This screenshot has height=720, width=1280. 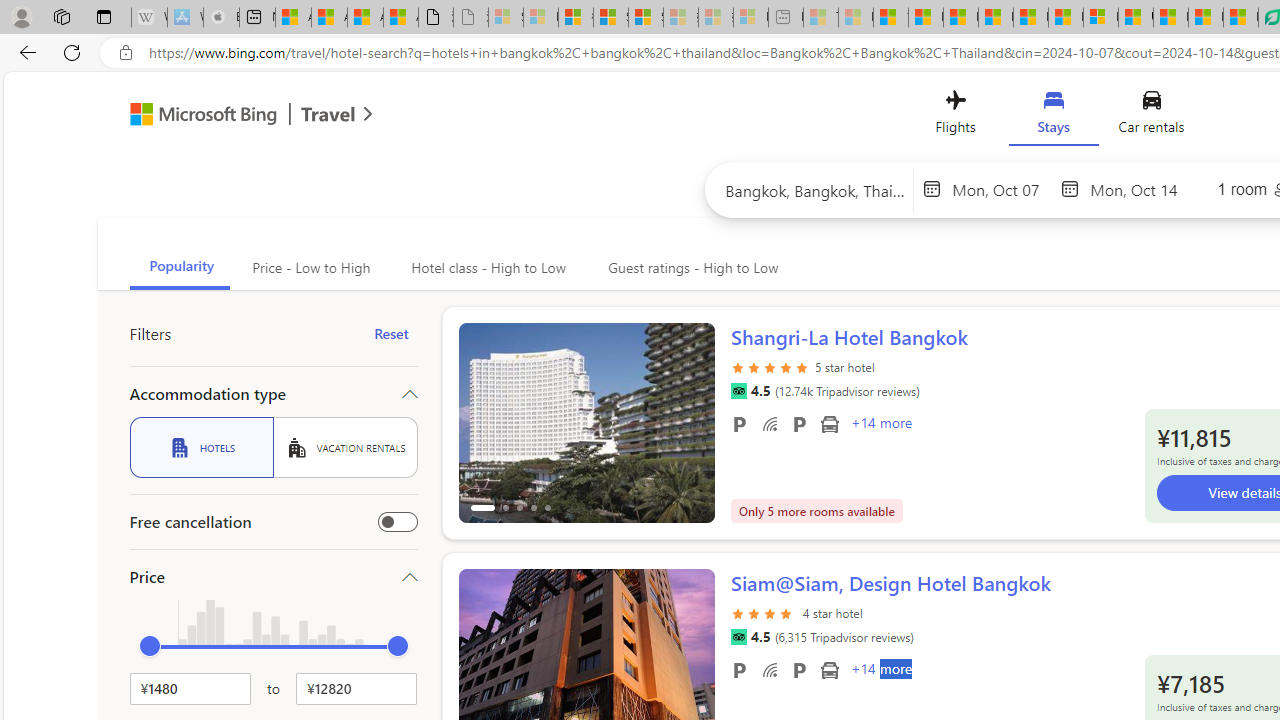 I want to click on 'Buy iPad - Apple - Sleeping', so click(x=221, y=17).